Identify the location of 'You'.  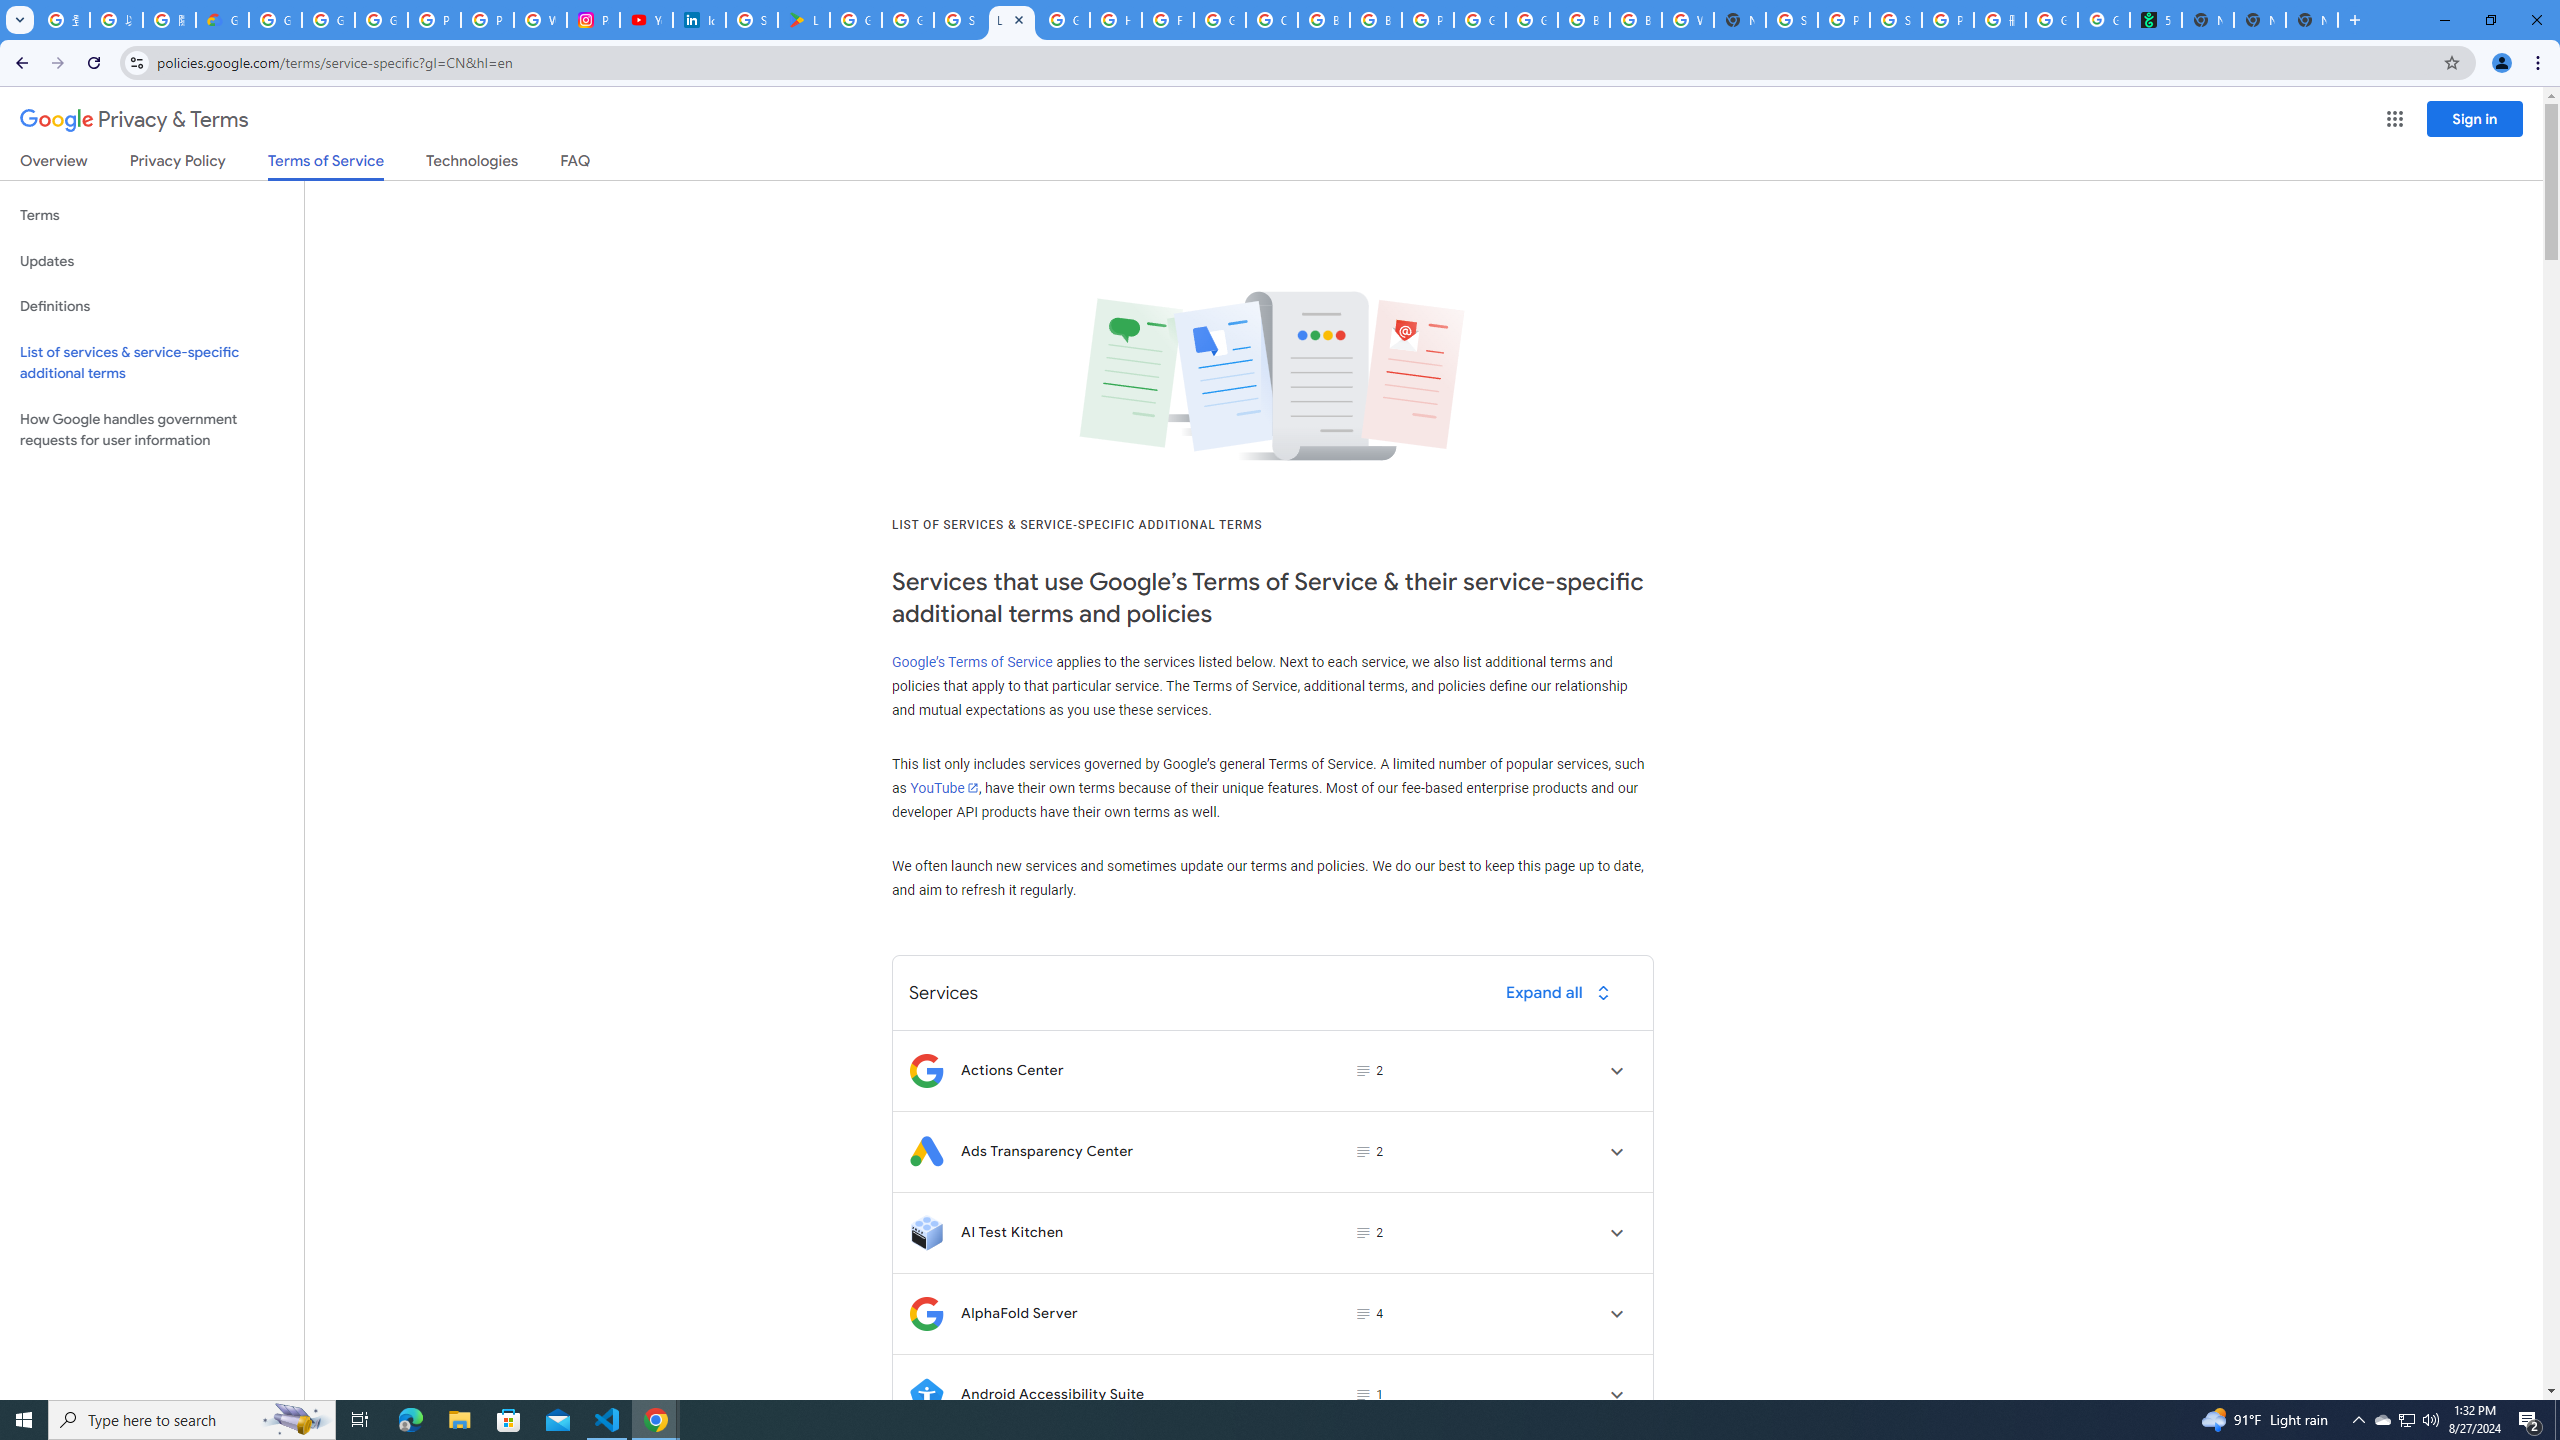
(2502, 62).